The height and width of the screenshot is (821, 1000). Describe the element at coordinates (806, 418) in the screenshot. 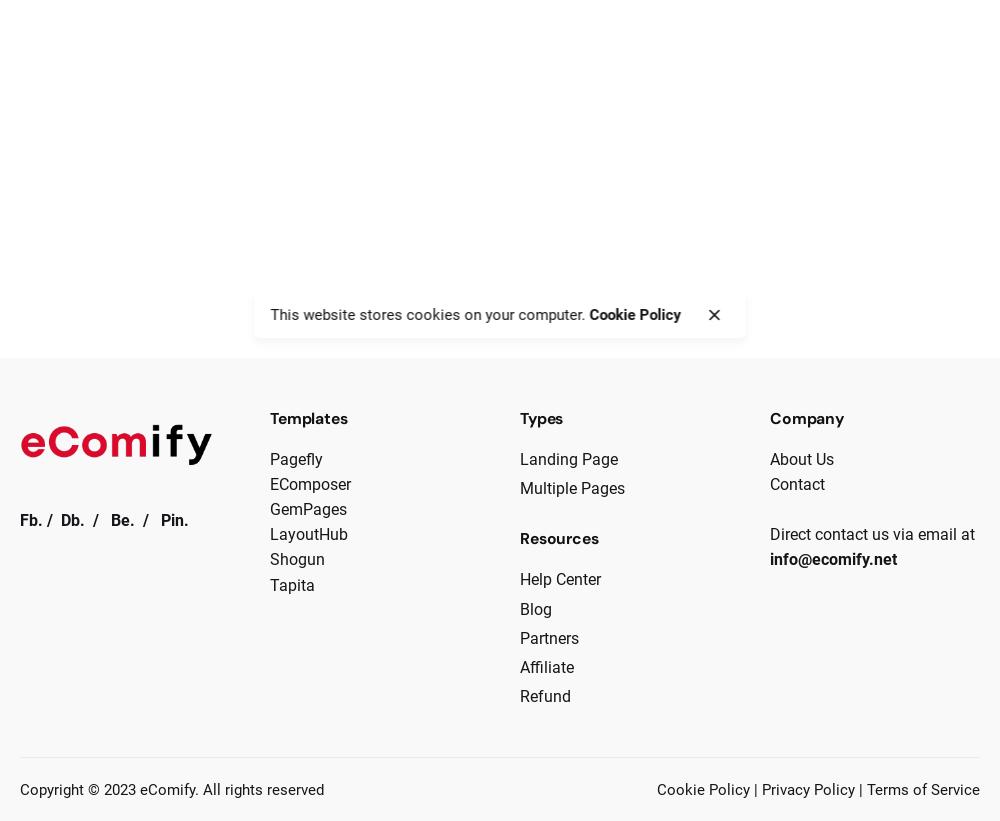

I see `'Company'` at that location.